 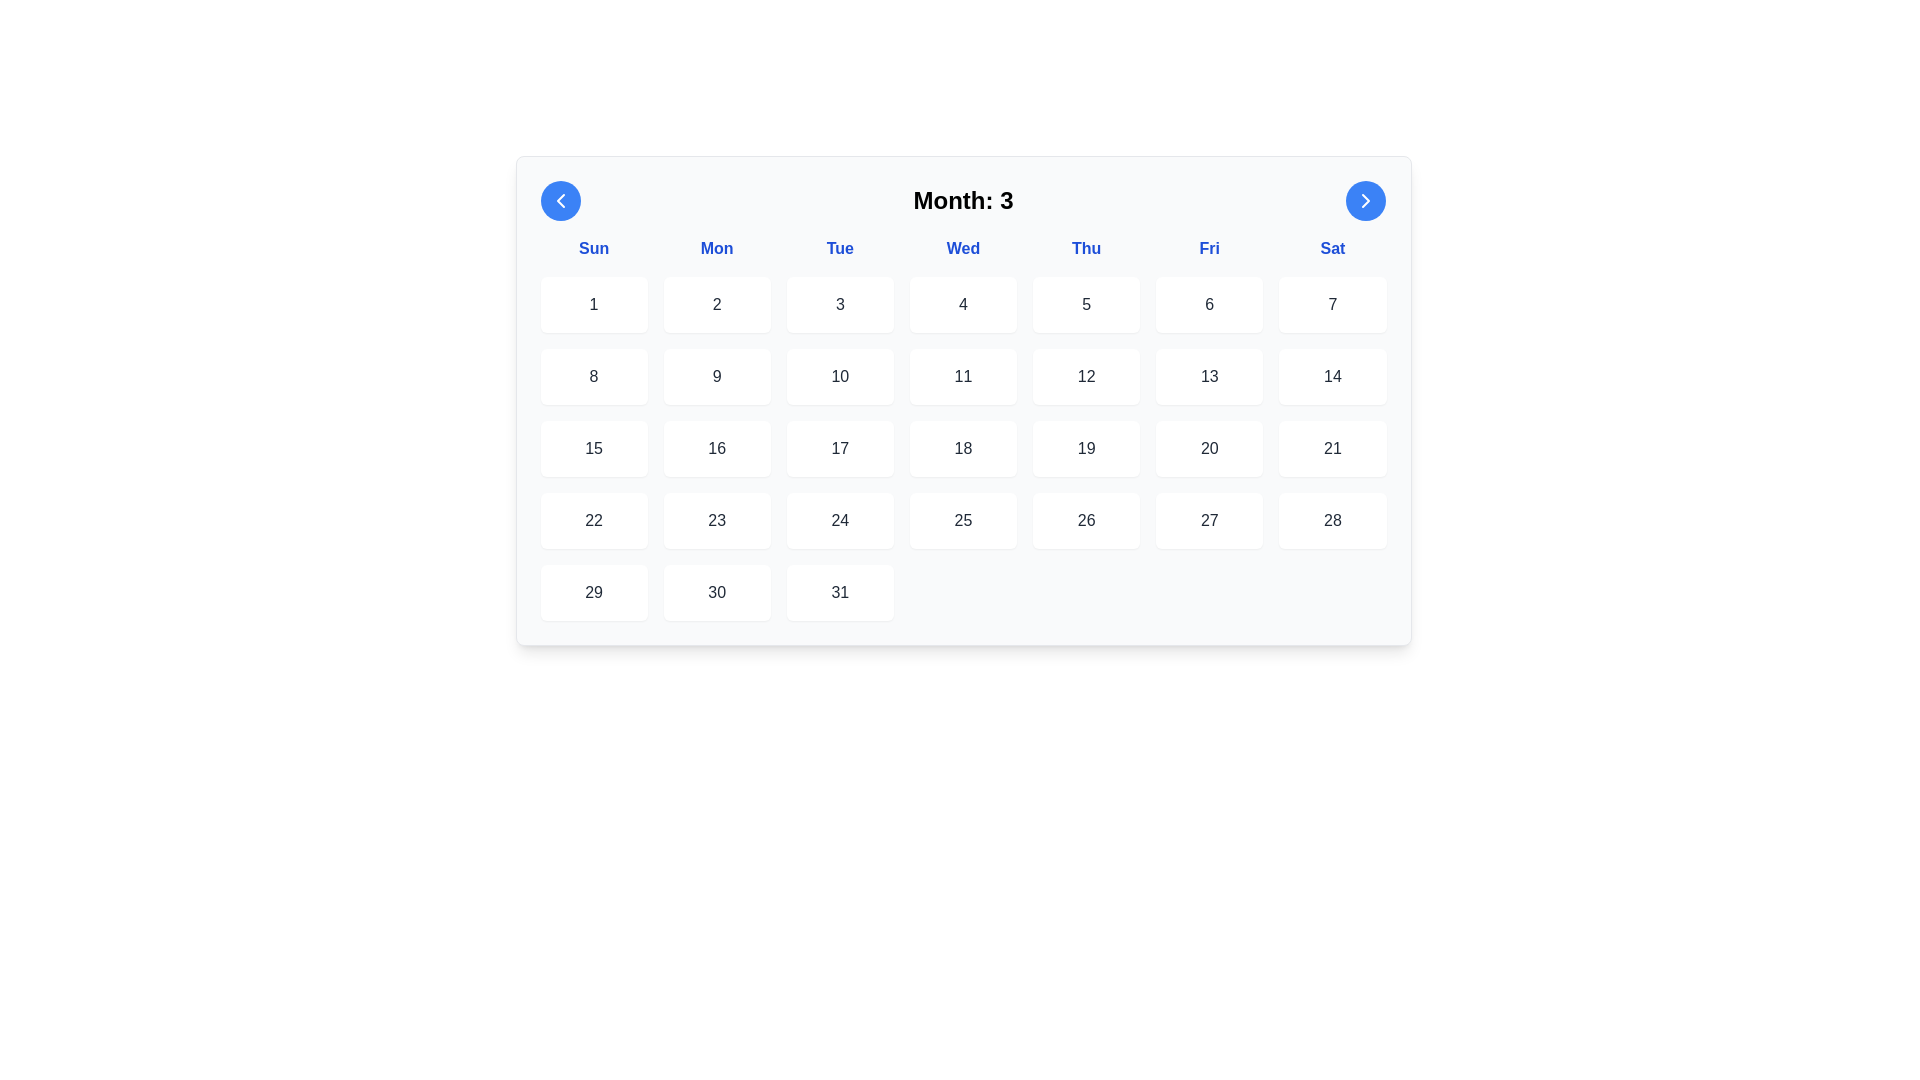 What do you see at coordinates (1332, 248) in the screenshot?
I see `the text label displaying 'Sat' in blue color, which is the rightmost cell in the weekday headers grid` at bounding box center [1332, 248].